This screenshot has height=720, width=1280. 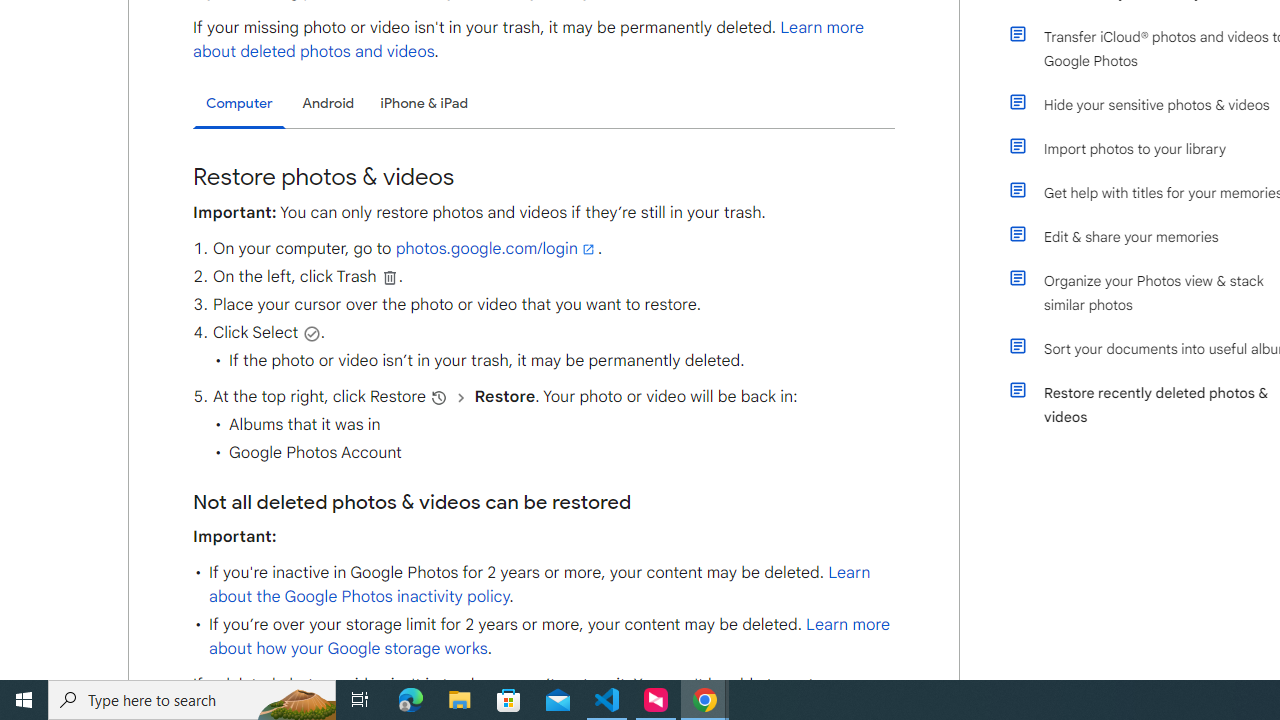 What do you see at coordinates (460, 397) in the screenshot?
I see `'and then'` at bounding box center [460, 397].